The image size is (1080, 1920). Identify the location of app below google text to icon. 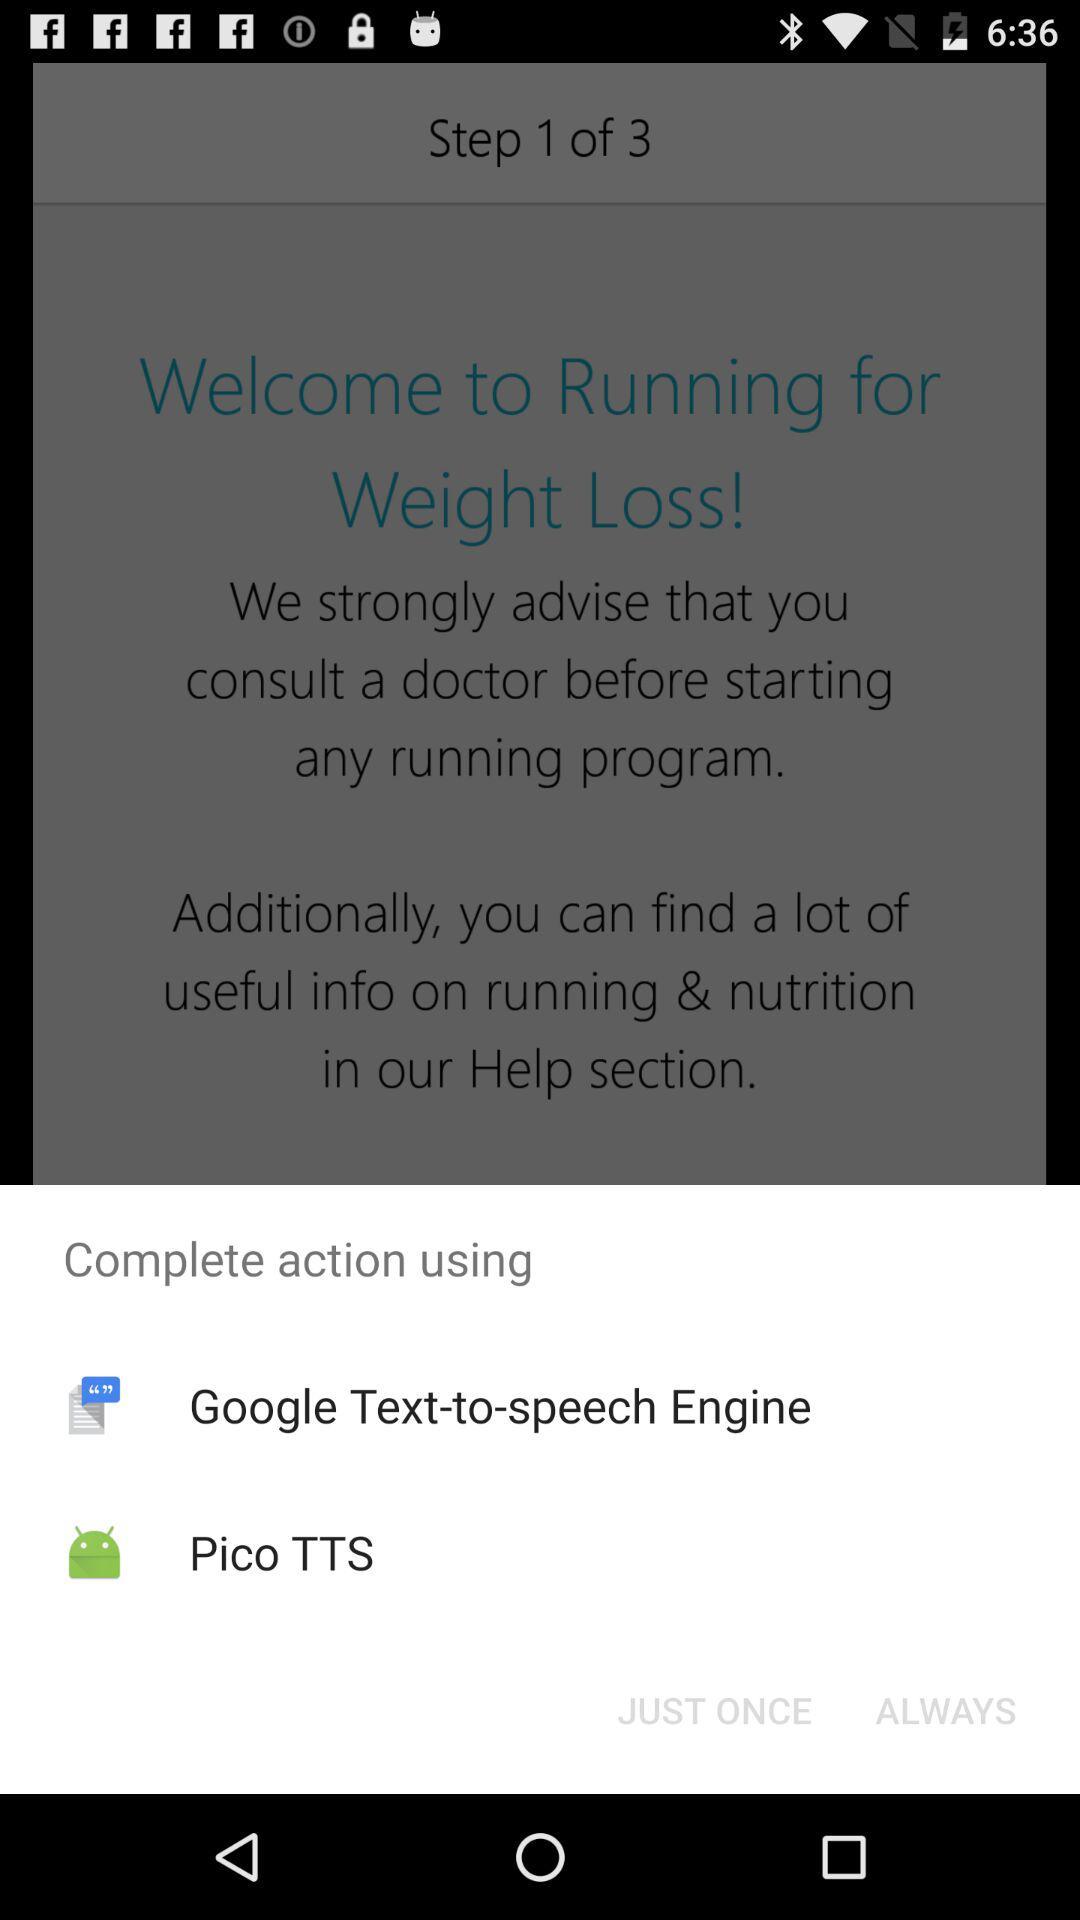
(713, 1708).